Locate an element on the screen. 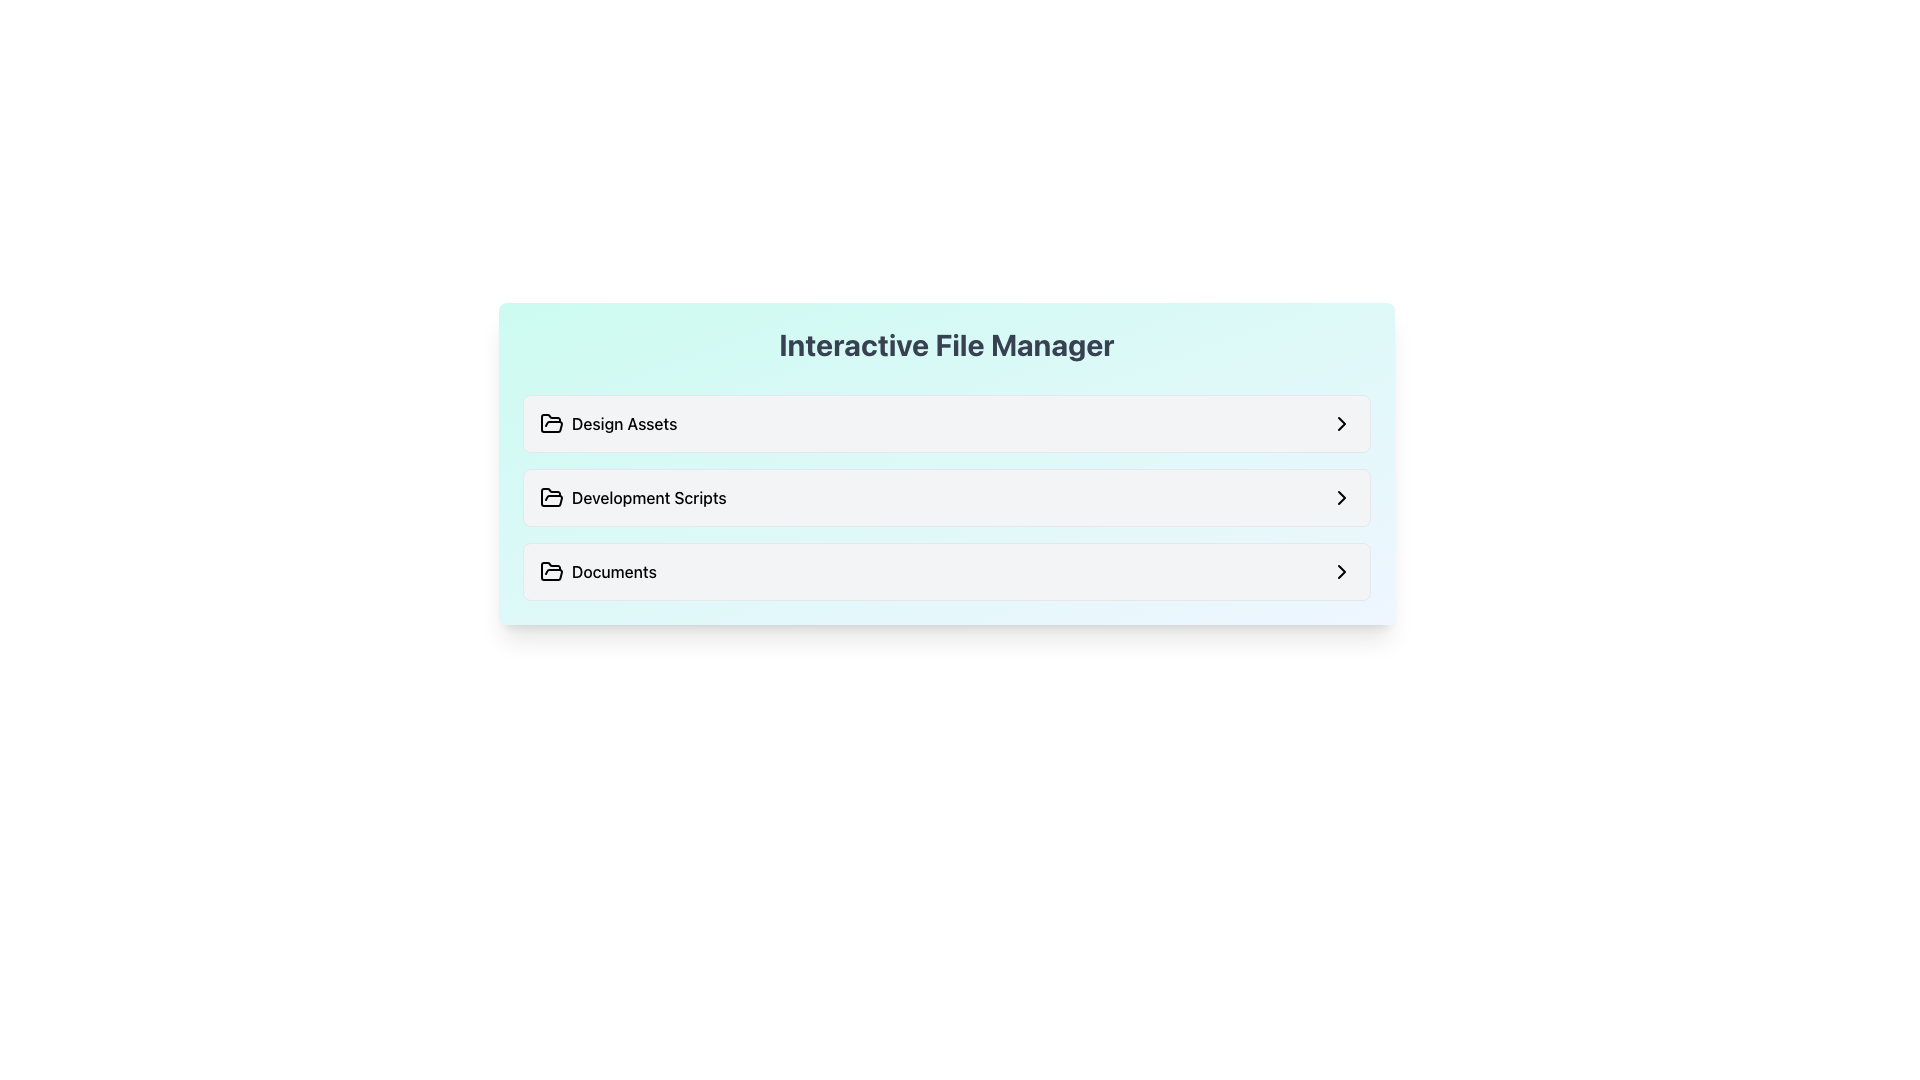 The width and height of the screenshot is (1920, 1080). the 'Design Assets' folder icon, which is located to the left of the label text 'Design Assets' in the first row of the list is located at coordinates (552, 423).